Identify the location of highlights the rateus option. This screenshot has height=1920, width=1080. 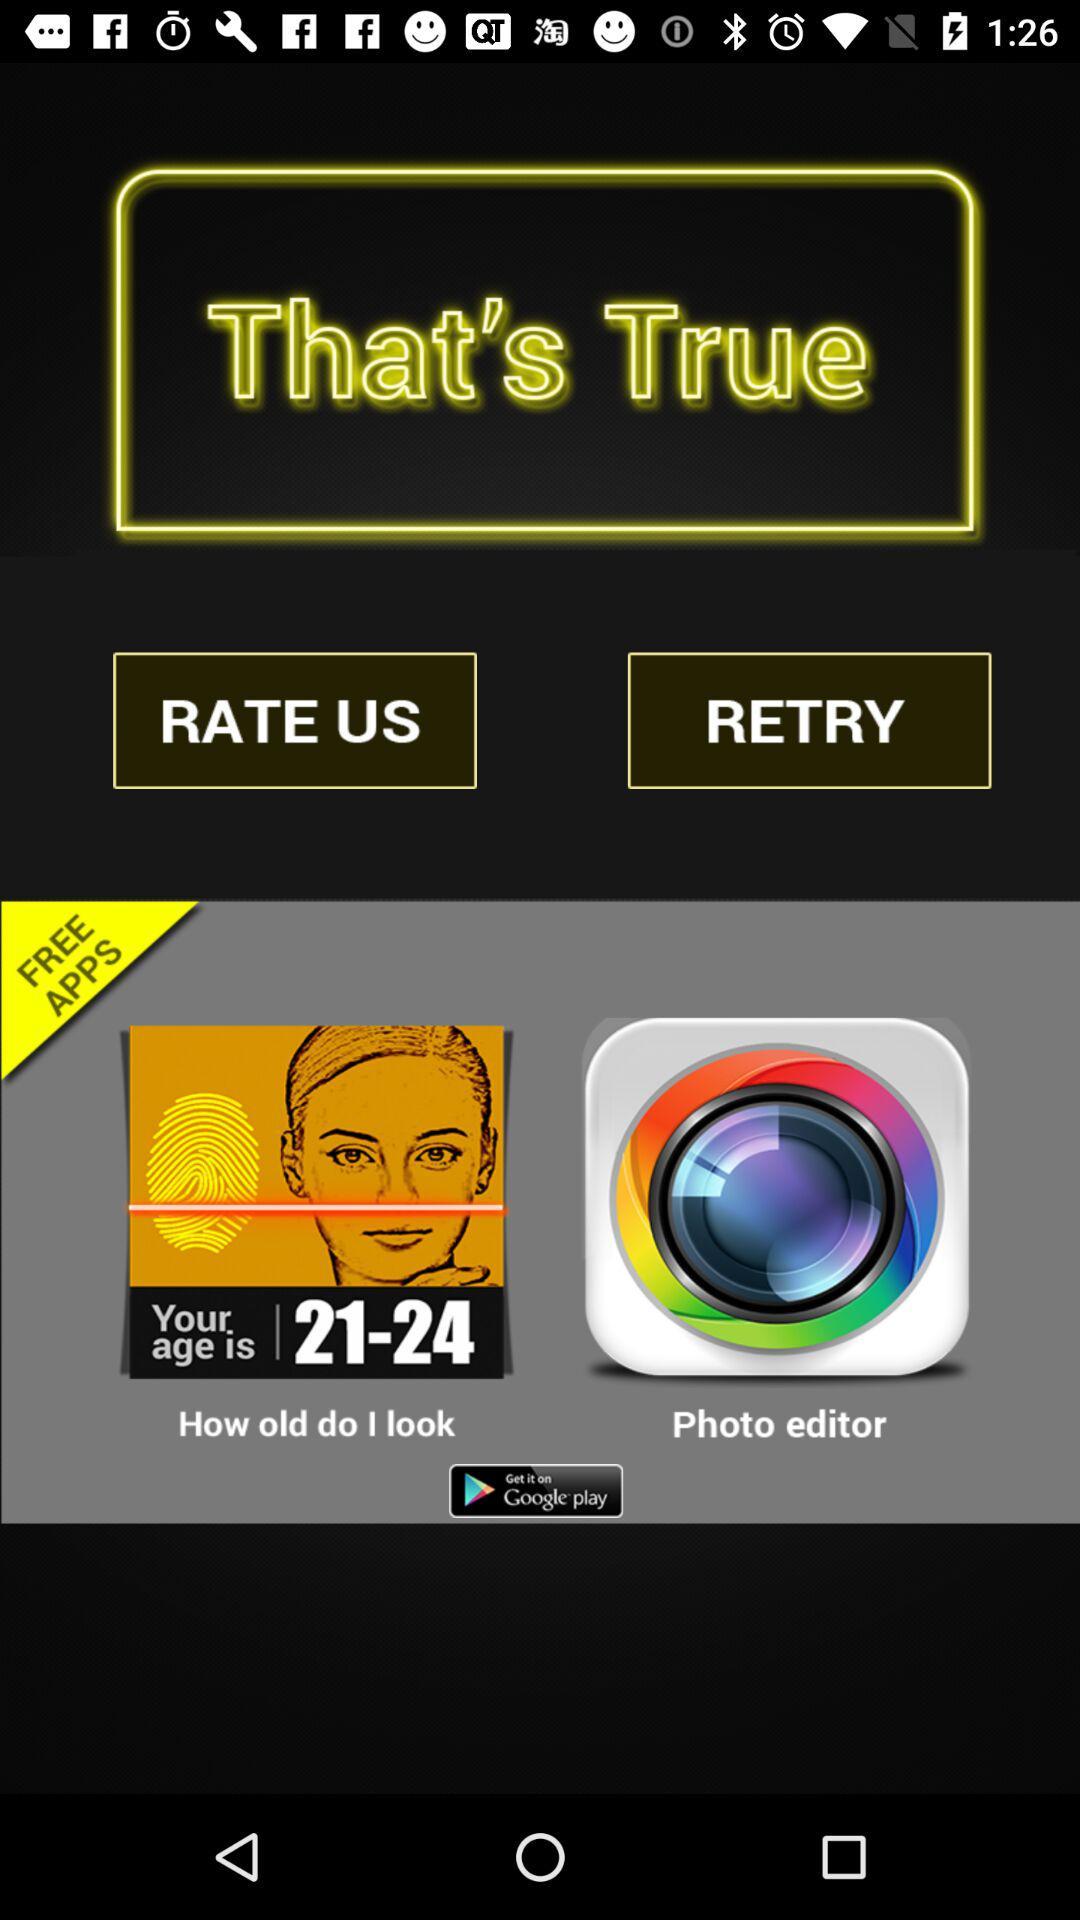
(295, 720).